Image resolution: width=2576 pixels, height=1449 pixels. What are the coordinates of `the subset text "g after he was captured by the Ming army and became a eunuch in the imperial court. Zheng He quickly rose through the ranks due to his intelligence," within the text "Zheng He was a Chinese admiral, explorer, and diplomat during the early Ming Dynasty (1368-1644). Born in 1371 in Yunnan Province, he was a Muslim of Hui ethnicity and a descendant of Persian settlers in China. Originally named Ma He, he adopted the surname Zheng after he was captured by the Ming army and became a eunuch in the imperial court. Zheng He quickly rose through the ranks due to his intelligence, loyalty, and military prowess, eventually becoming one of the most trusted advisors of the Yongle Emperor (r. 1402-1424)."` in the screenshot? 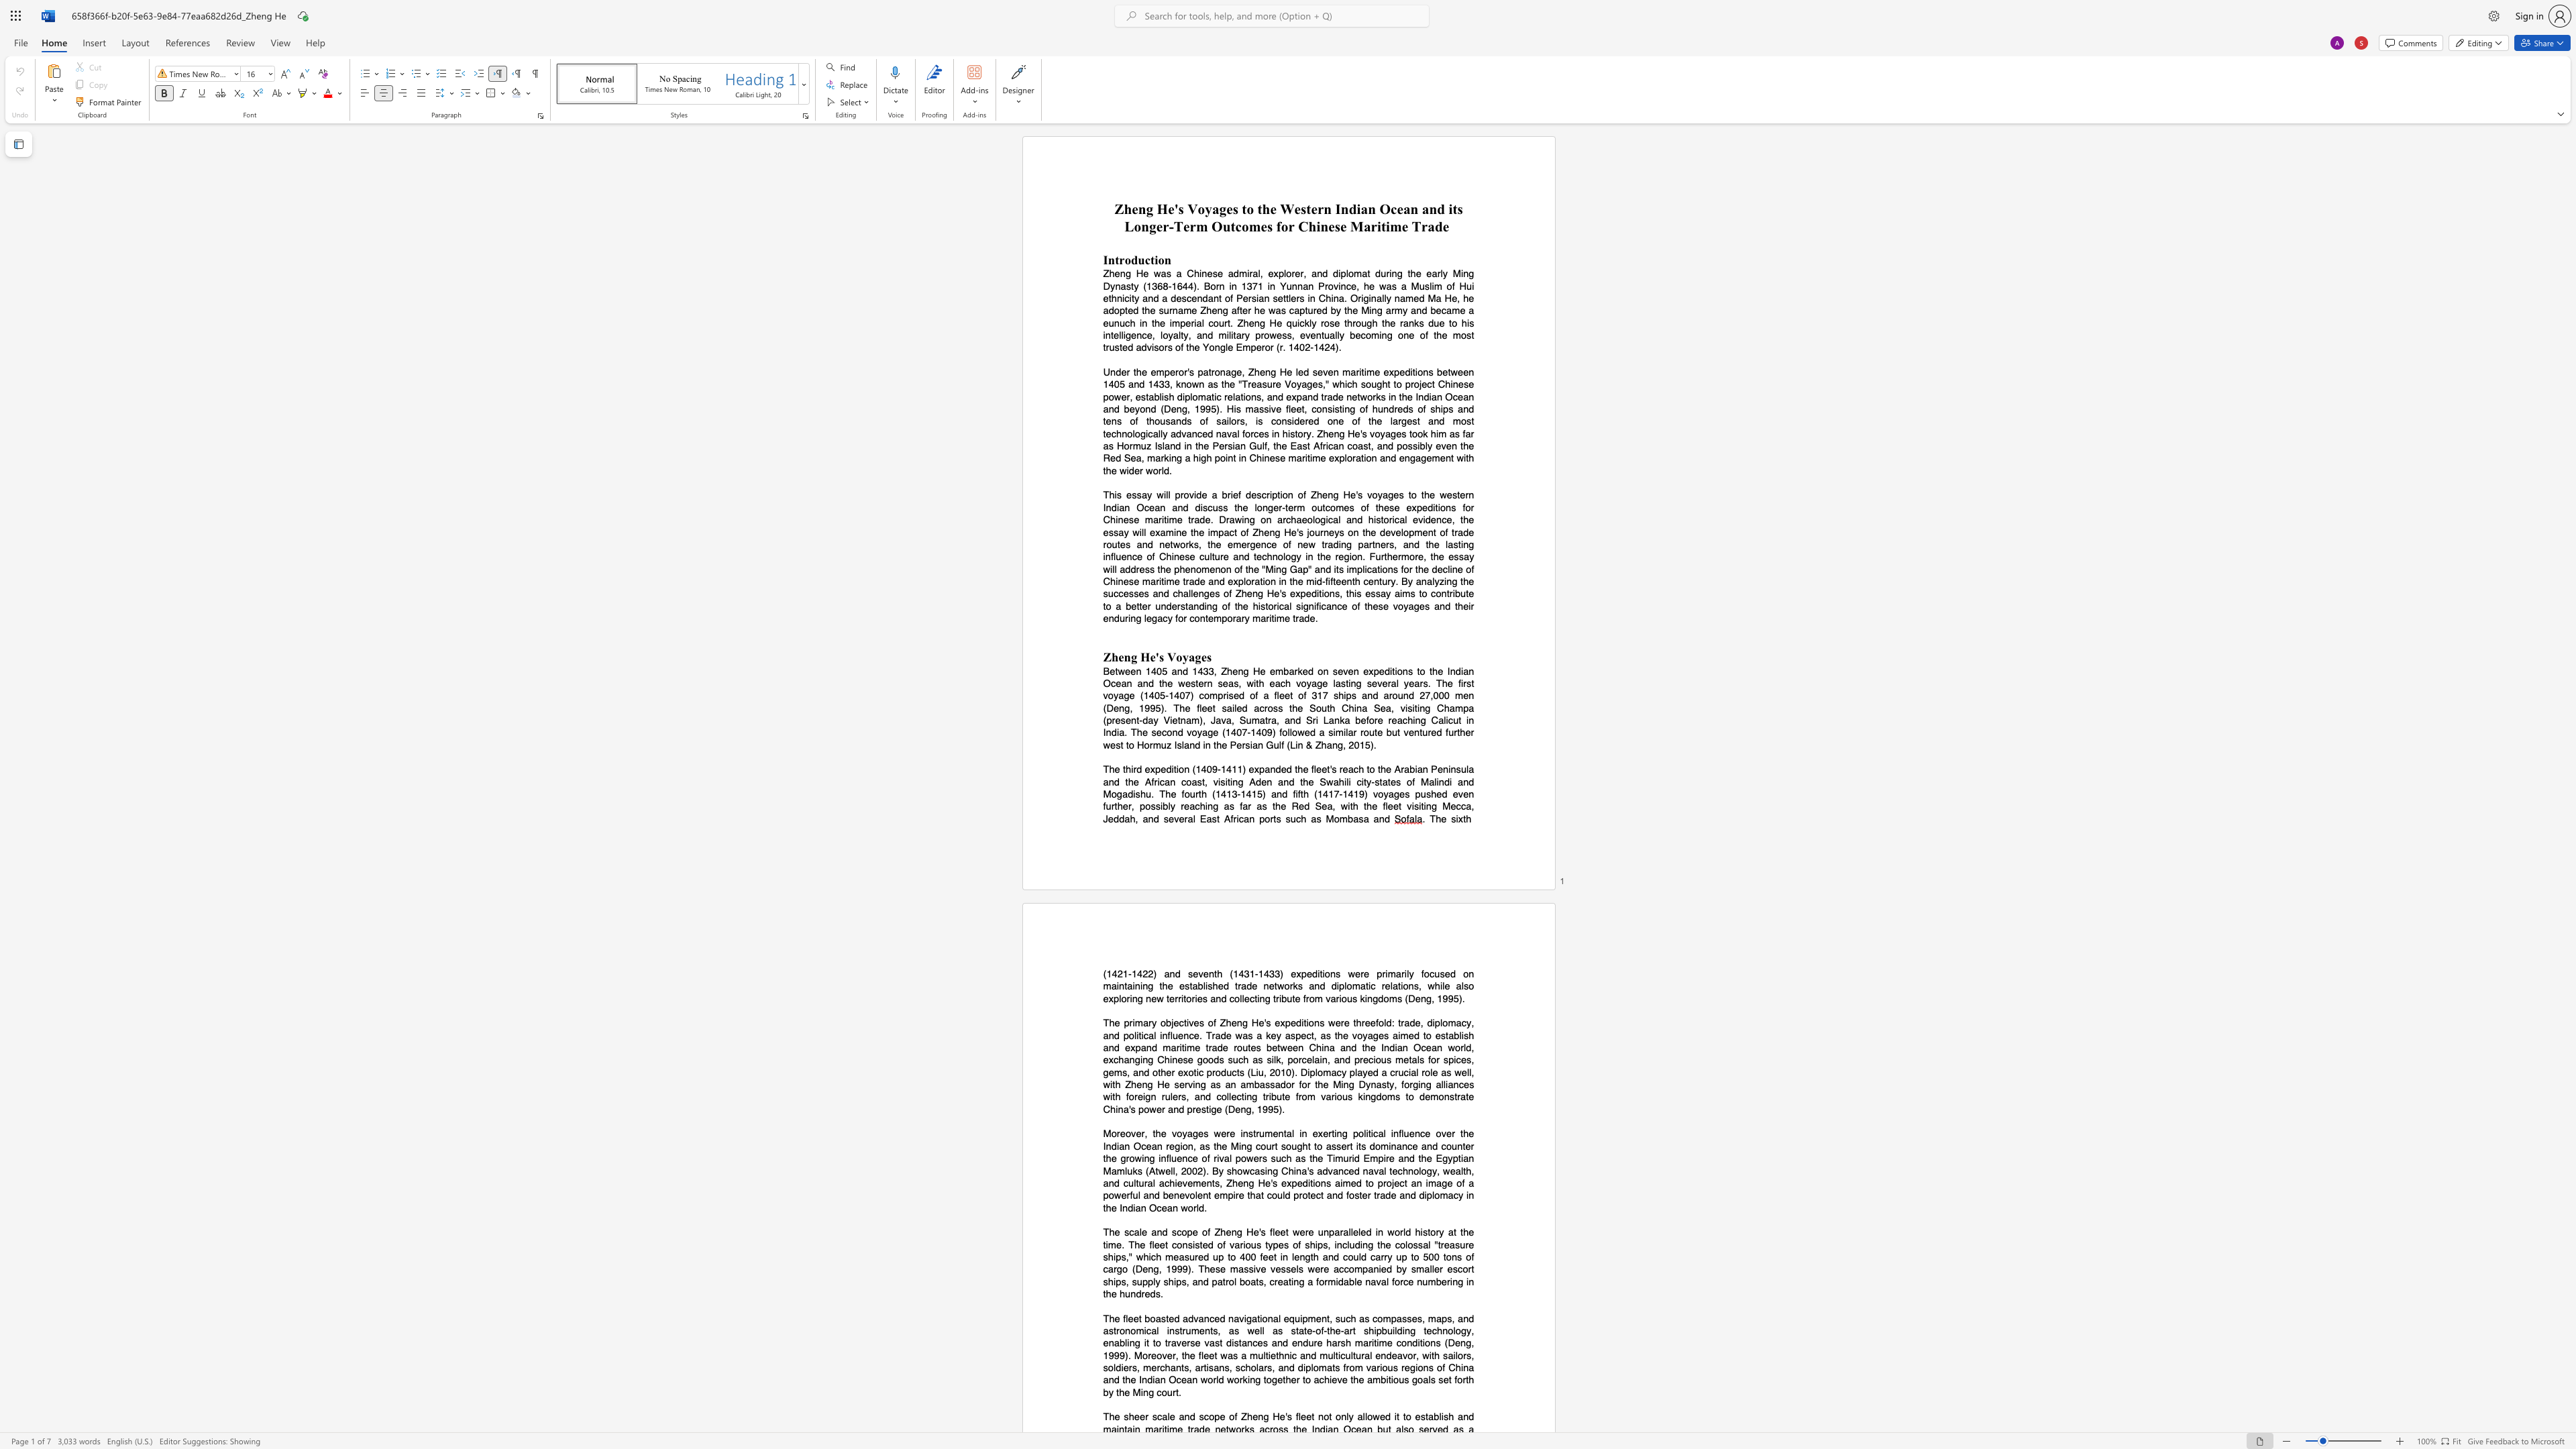 It's located at (1222, 311).